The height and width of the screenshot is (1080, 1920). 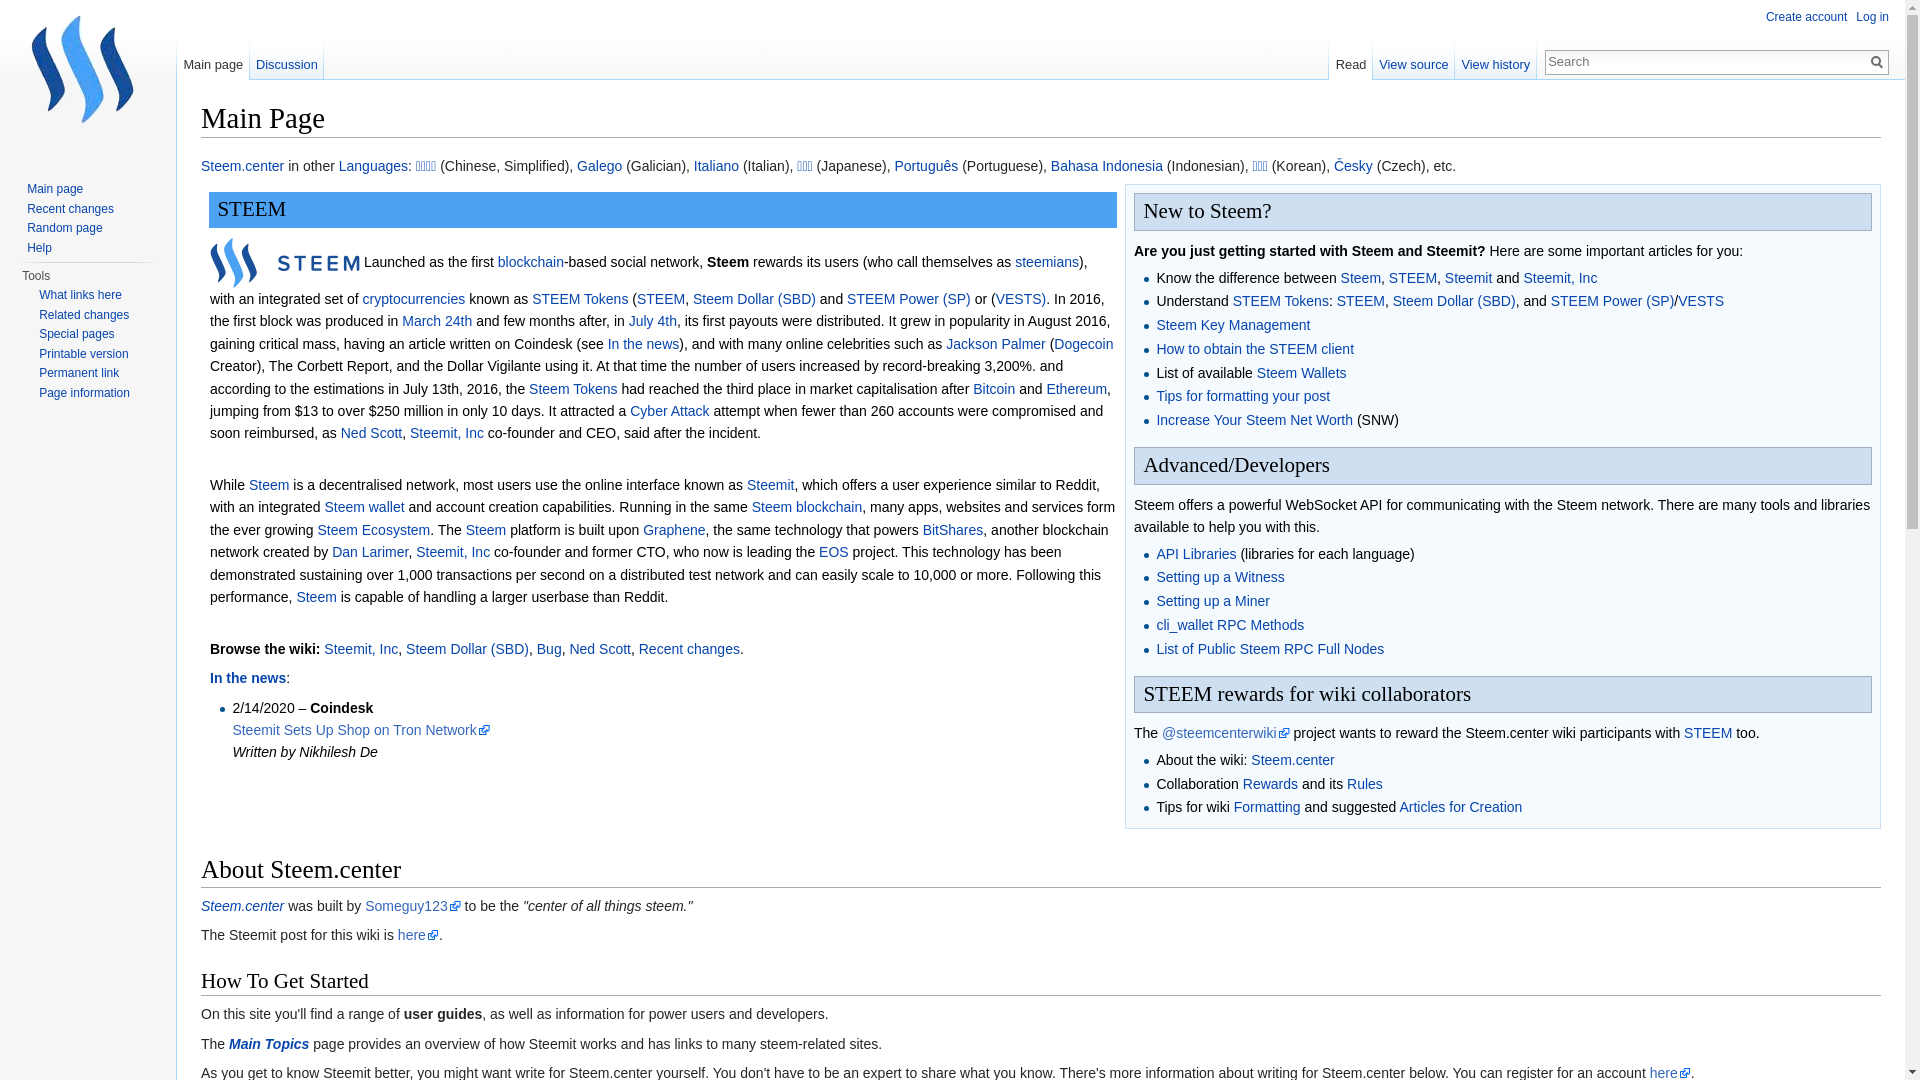 I want to click on 'Permanent link', so click(x=38, y=373).